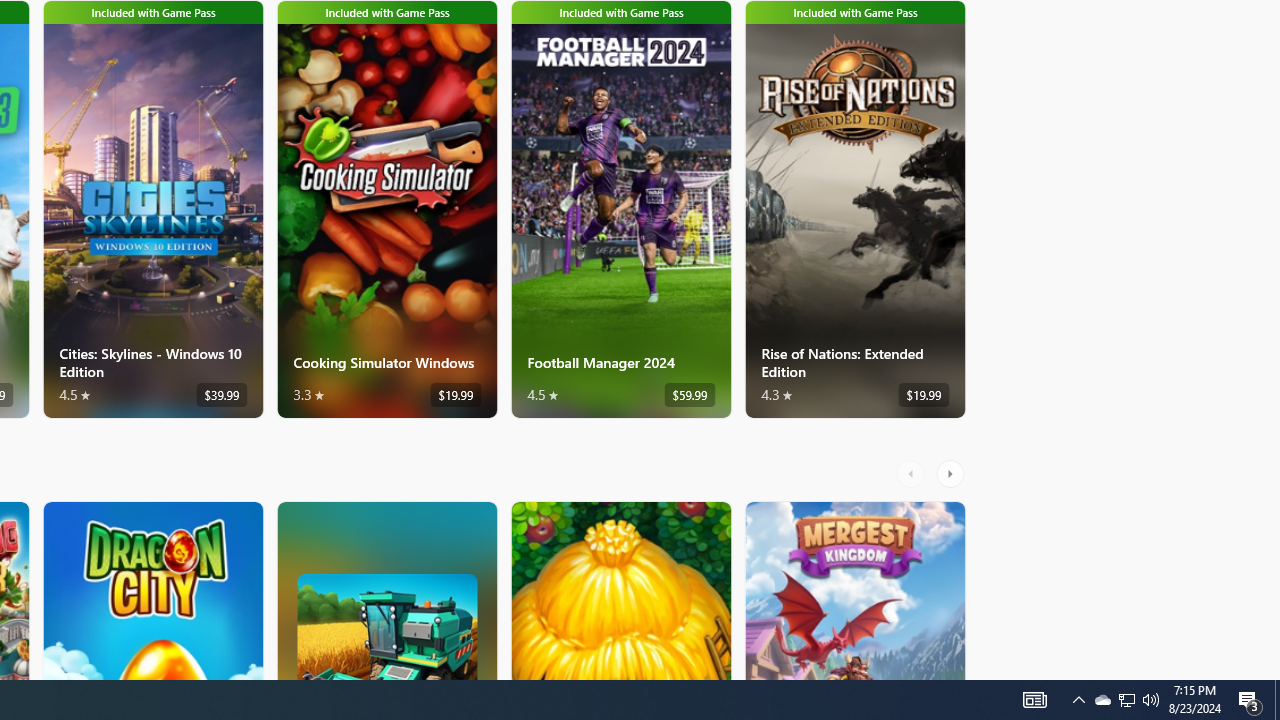 The image size is (1280, 720). Describe the element at coordinates (912, 473) in the screenshot. I see `'AutomationID: LeftScrollButton'` at that location.